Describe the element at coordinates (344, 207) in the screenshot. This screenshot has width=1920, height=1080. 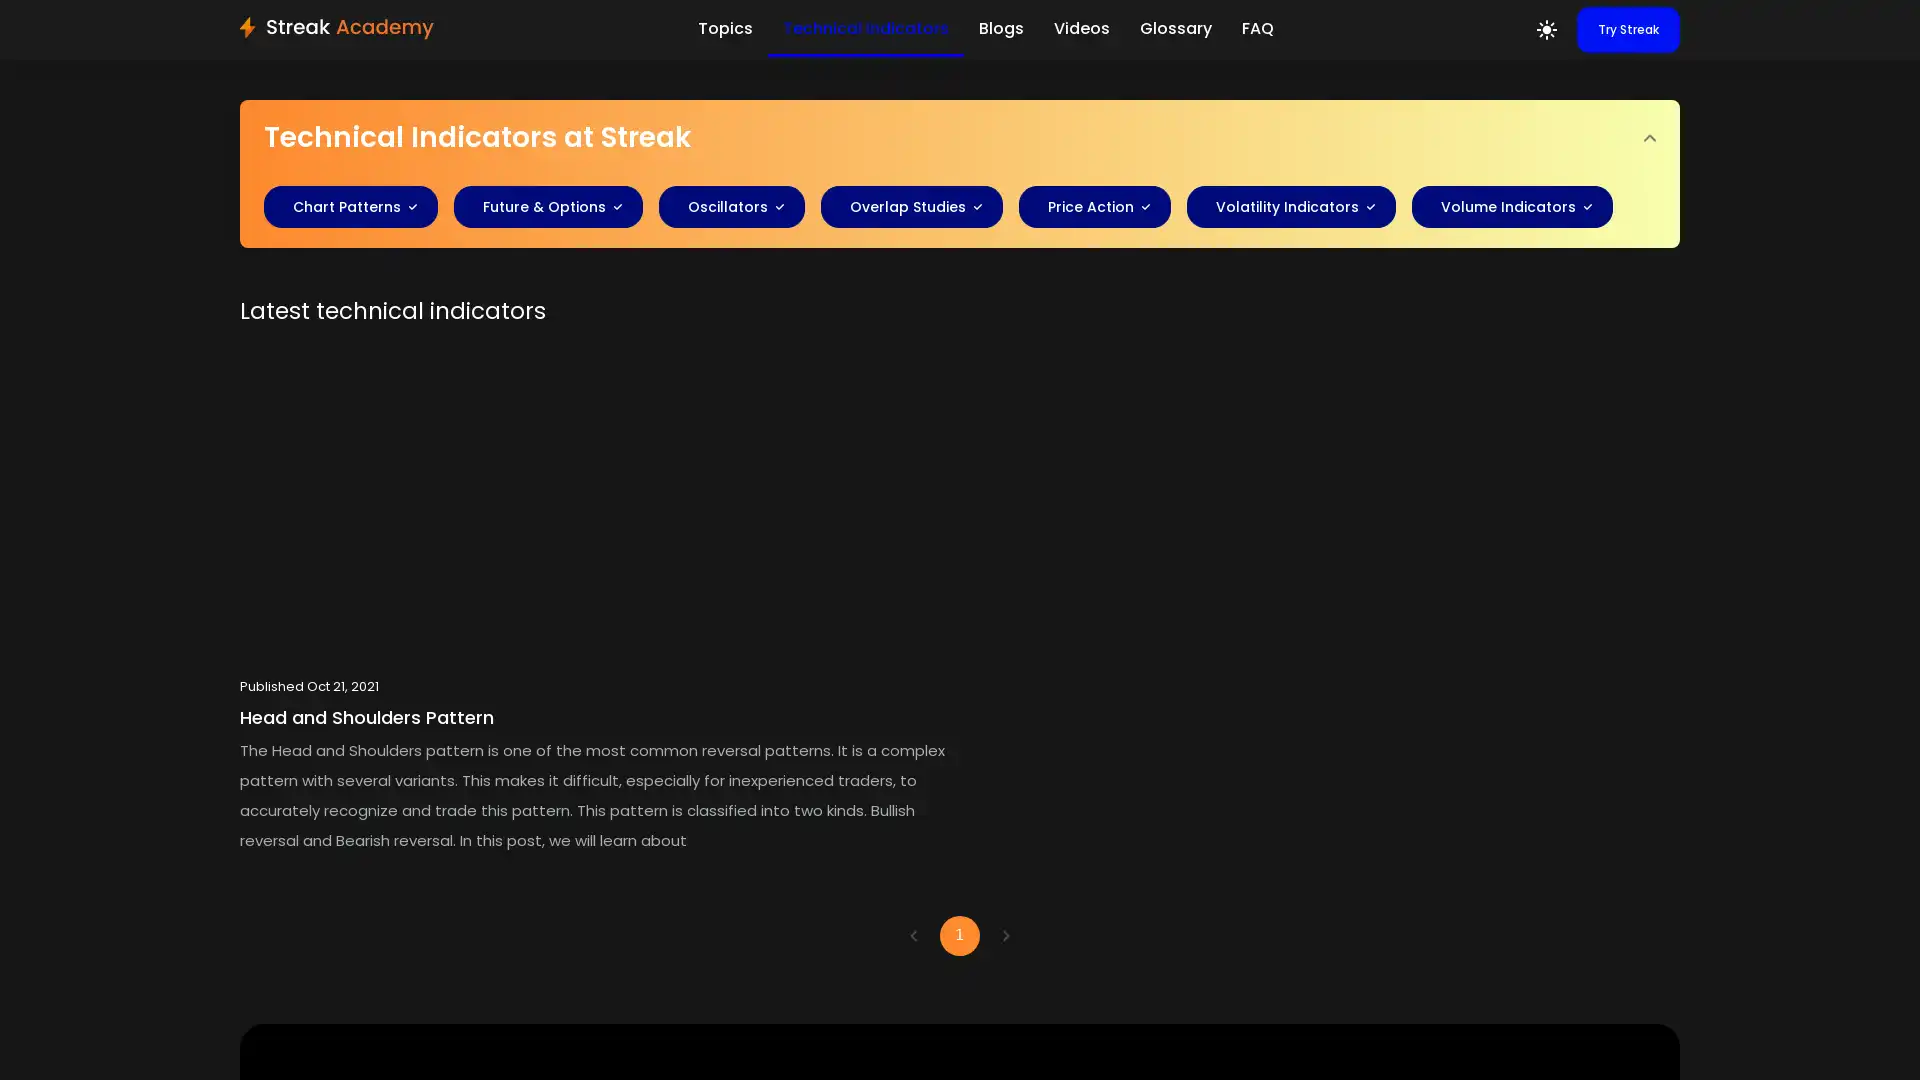
I see `Chart Patterns` at that location.